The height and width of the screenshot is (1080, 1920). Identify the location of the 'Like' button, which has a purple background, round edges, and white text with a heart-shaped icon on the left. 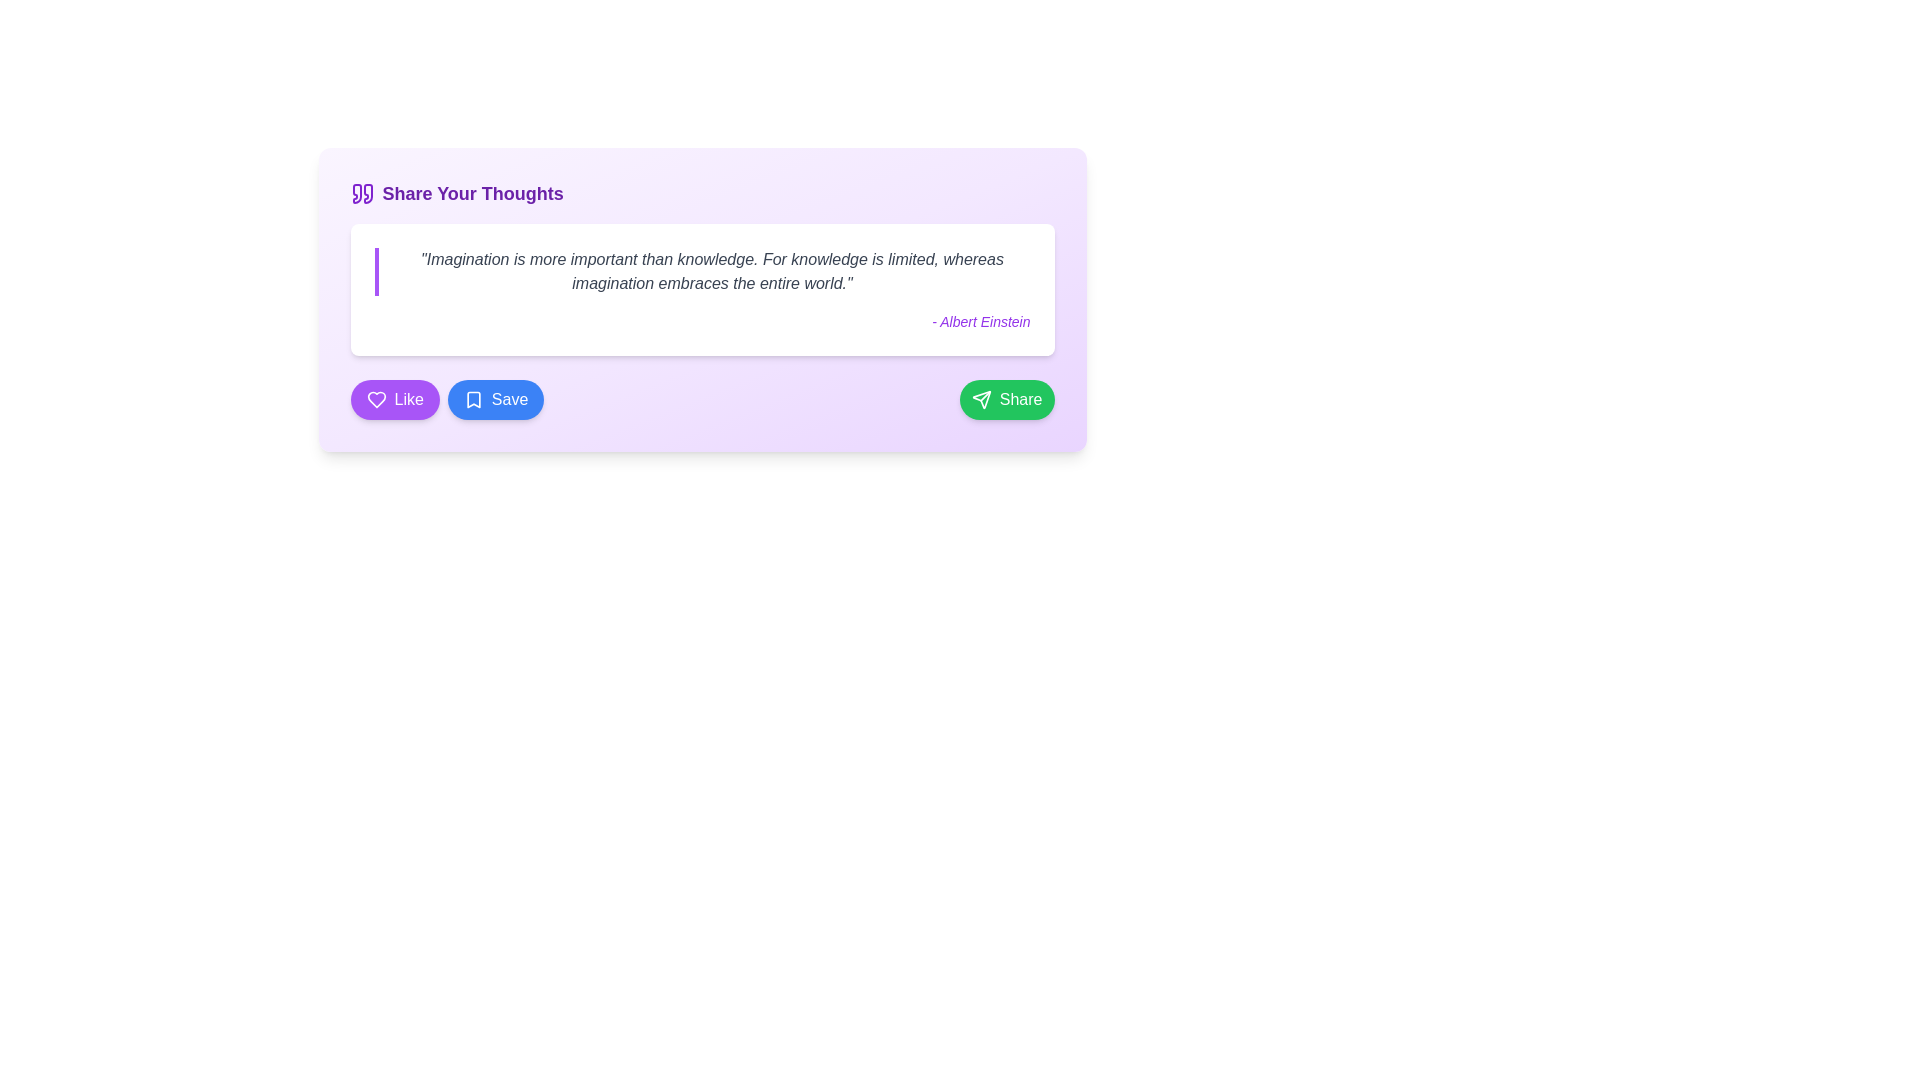
(395, 400).